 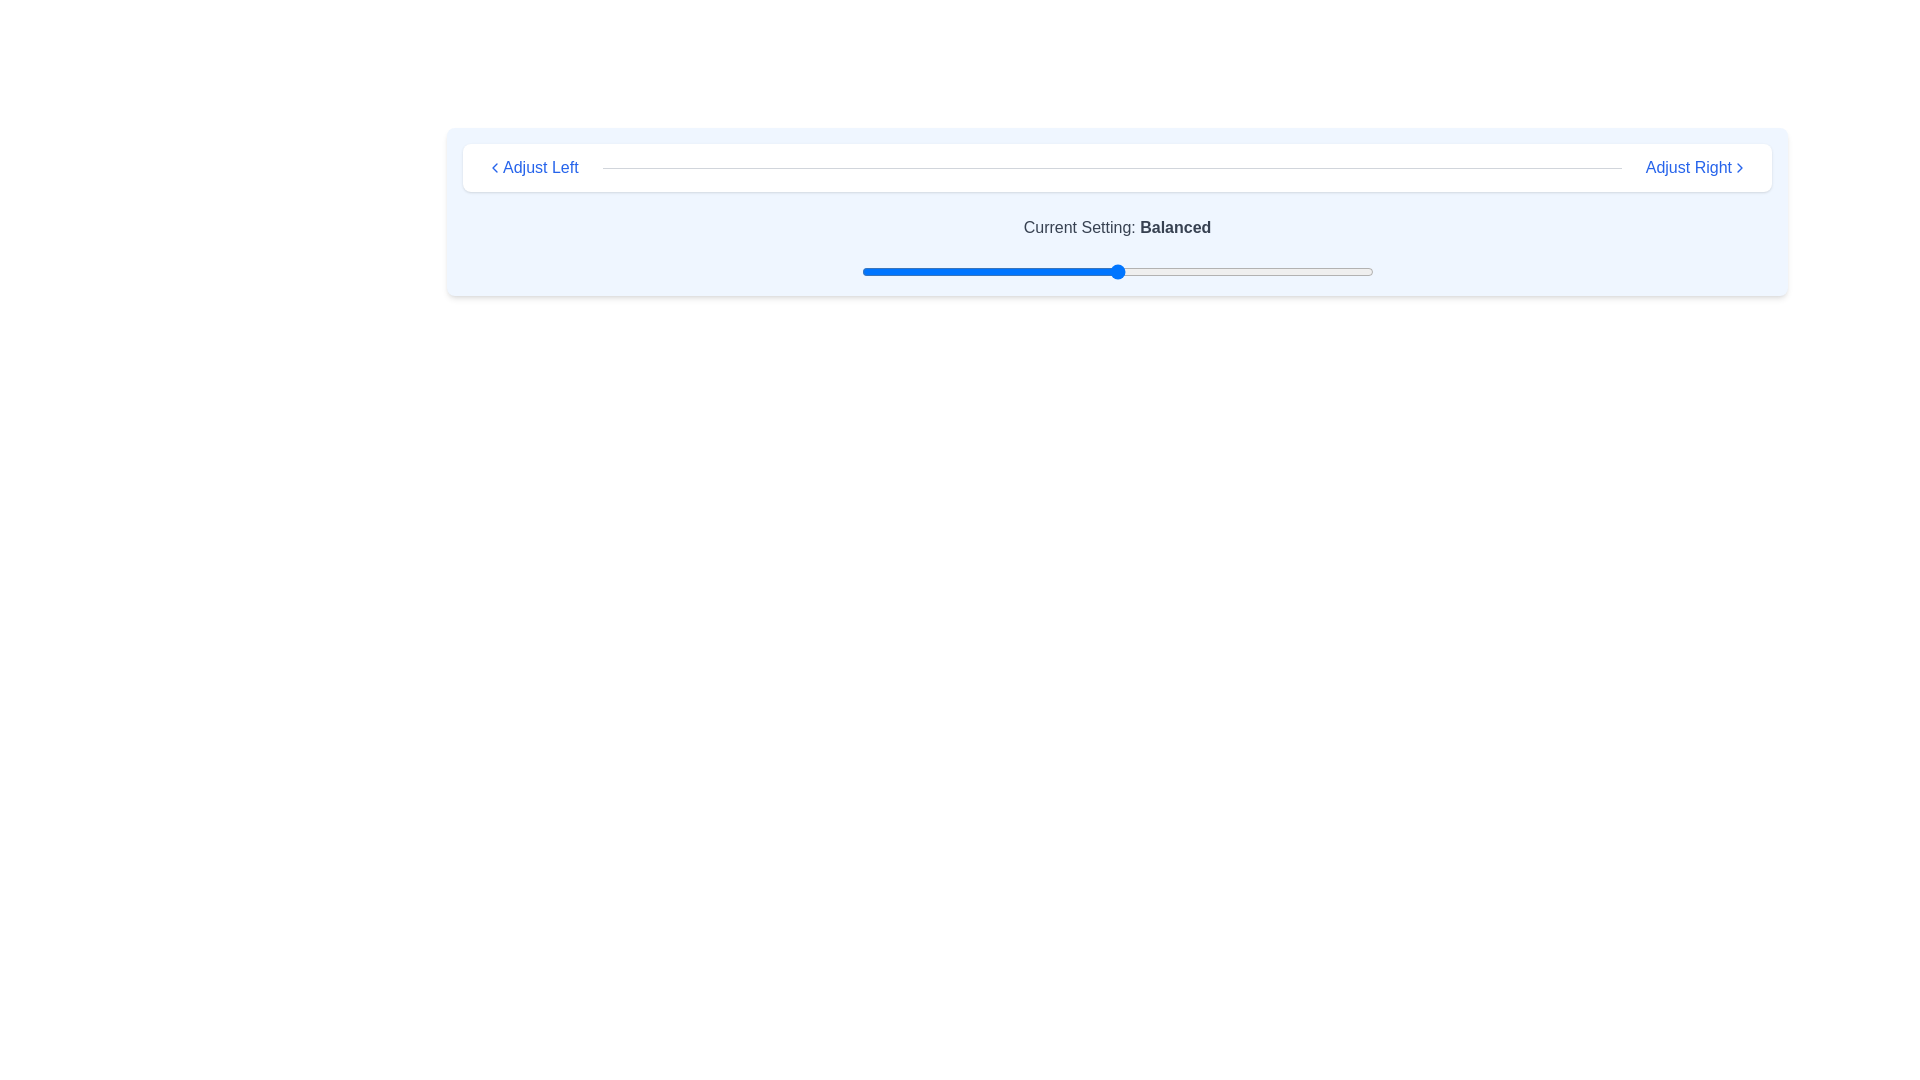 I want to click on the slider, so click(x=1168, y=272).